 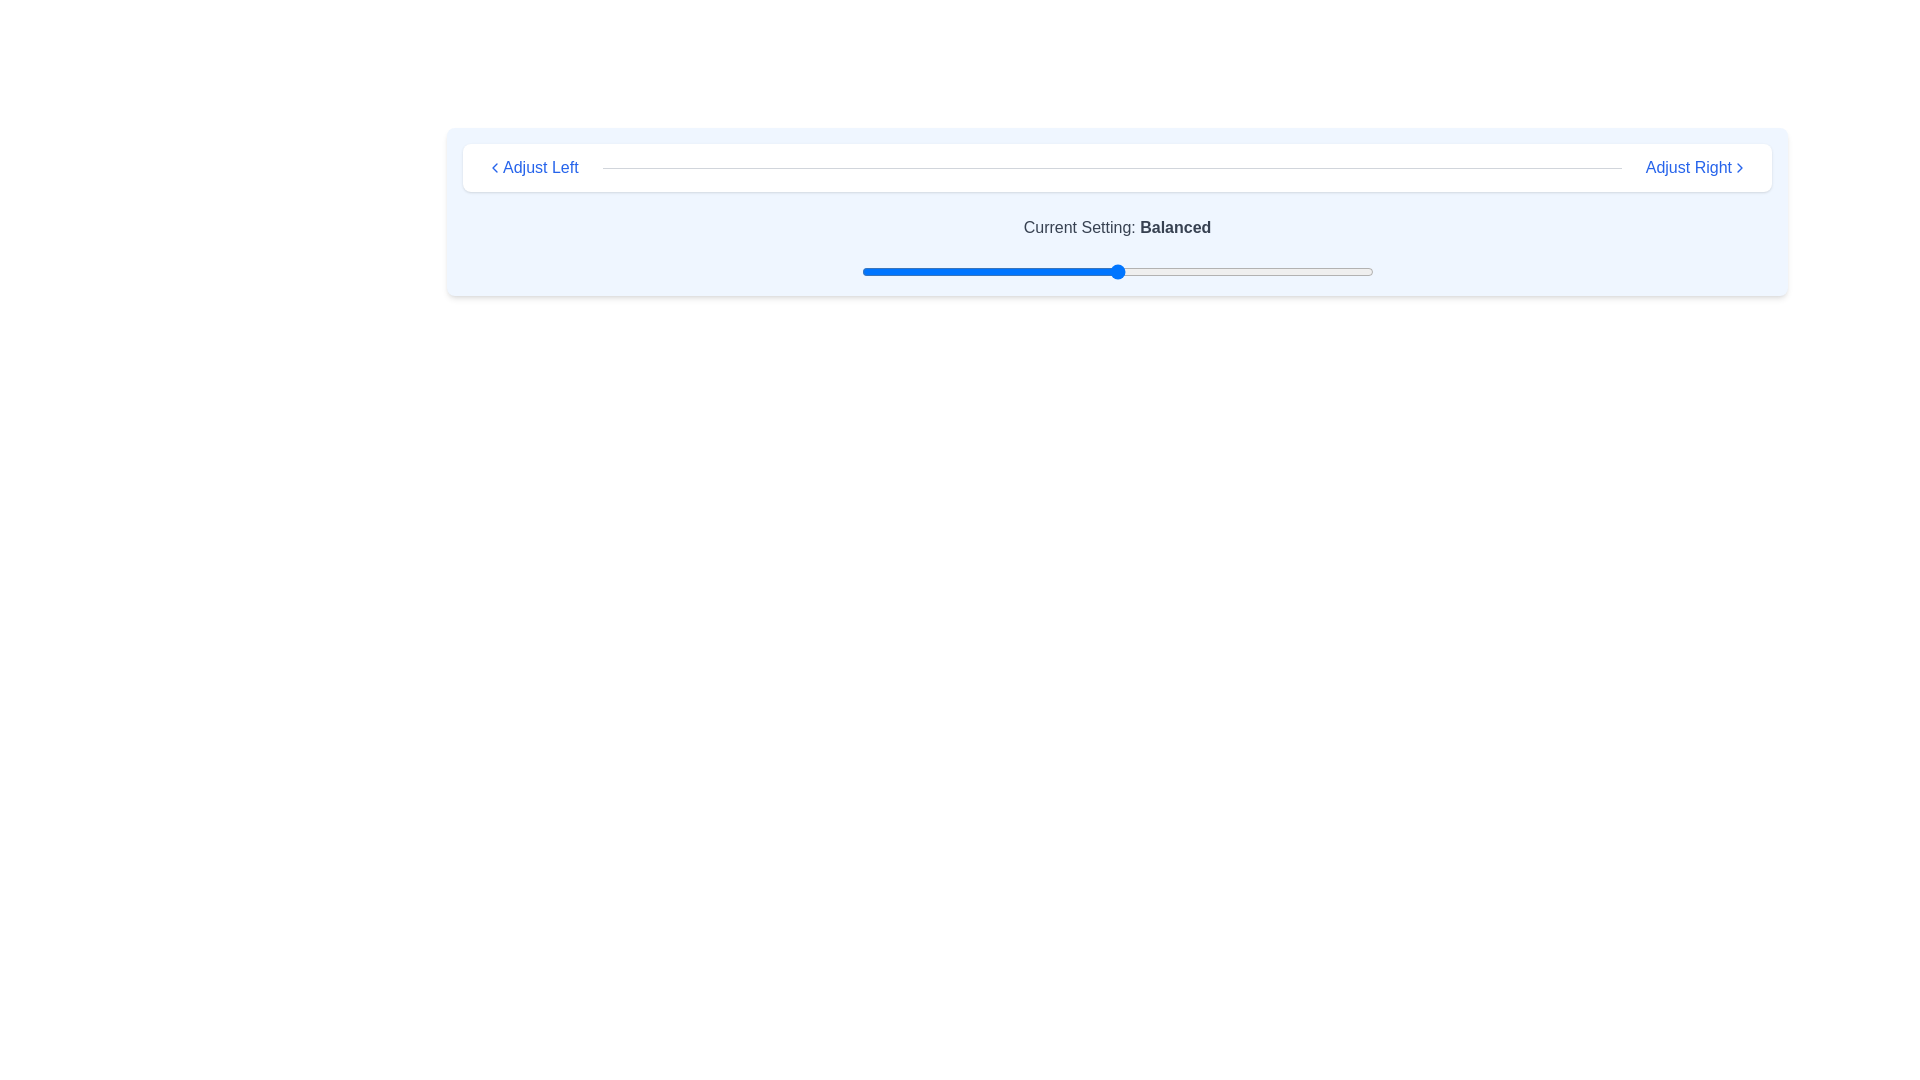 I want to click on the slider, so click(x=1168, y=272).